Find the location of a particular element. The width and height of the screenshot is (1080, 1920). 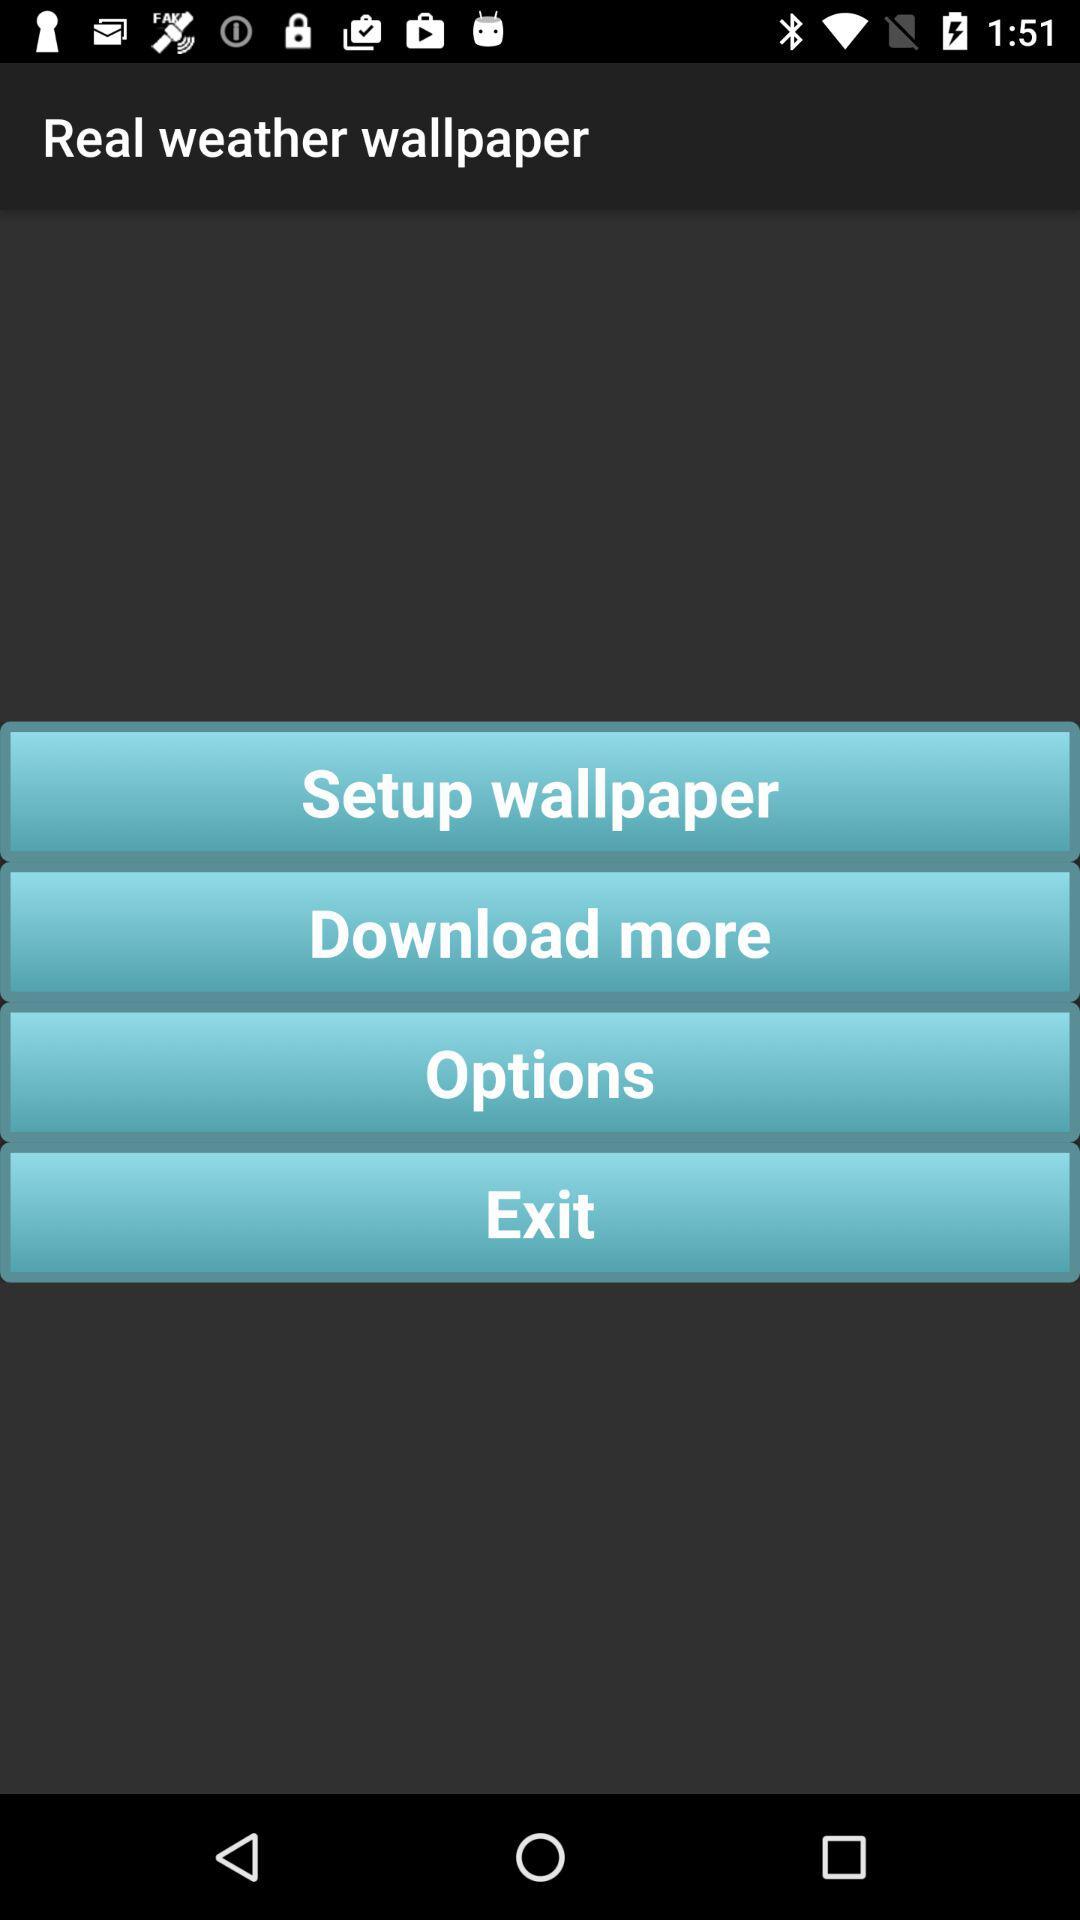

setup wallpaper item is located at coordinates (540, 790).